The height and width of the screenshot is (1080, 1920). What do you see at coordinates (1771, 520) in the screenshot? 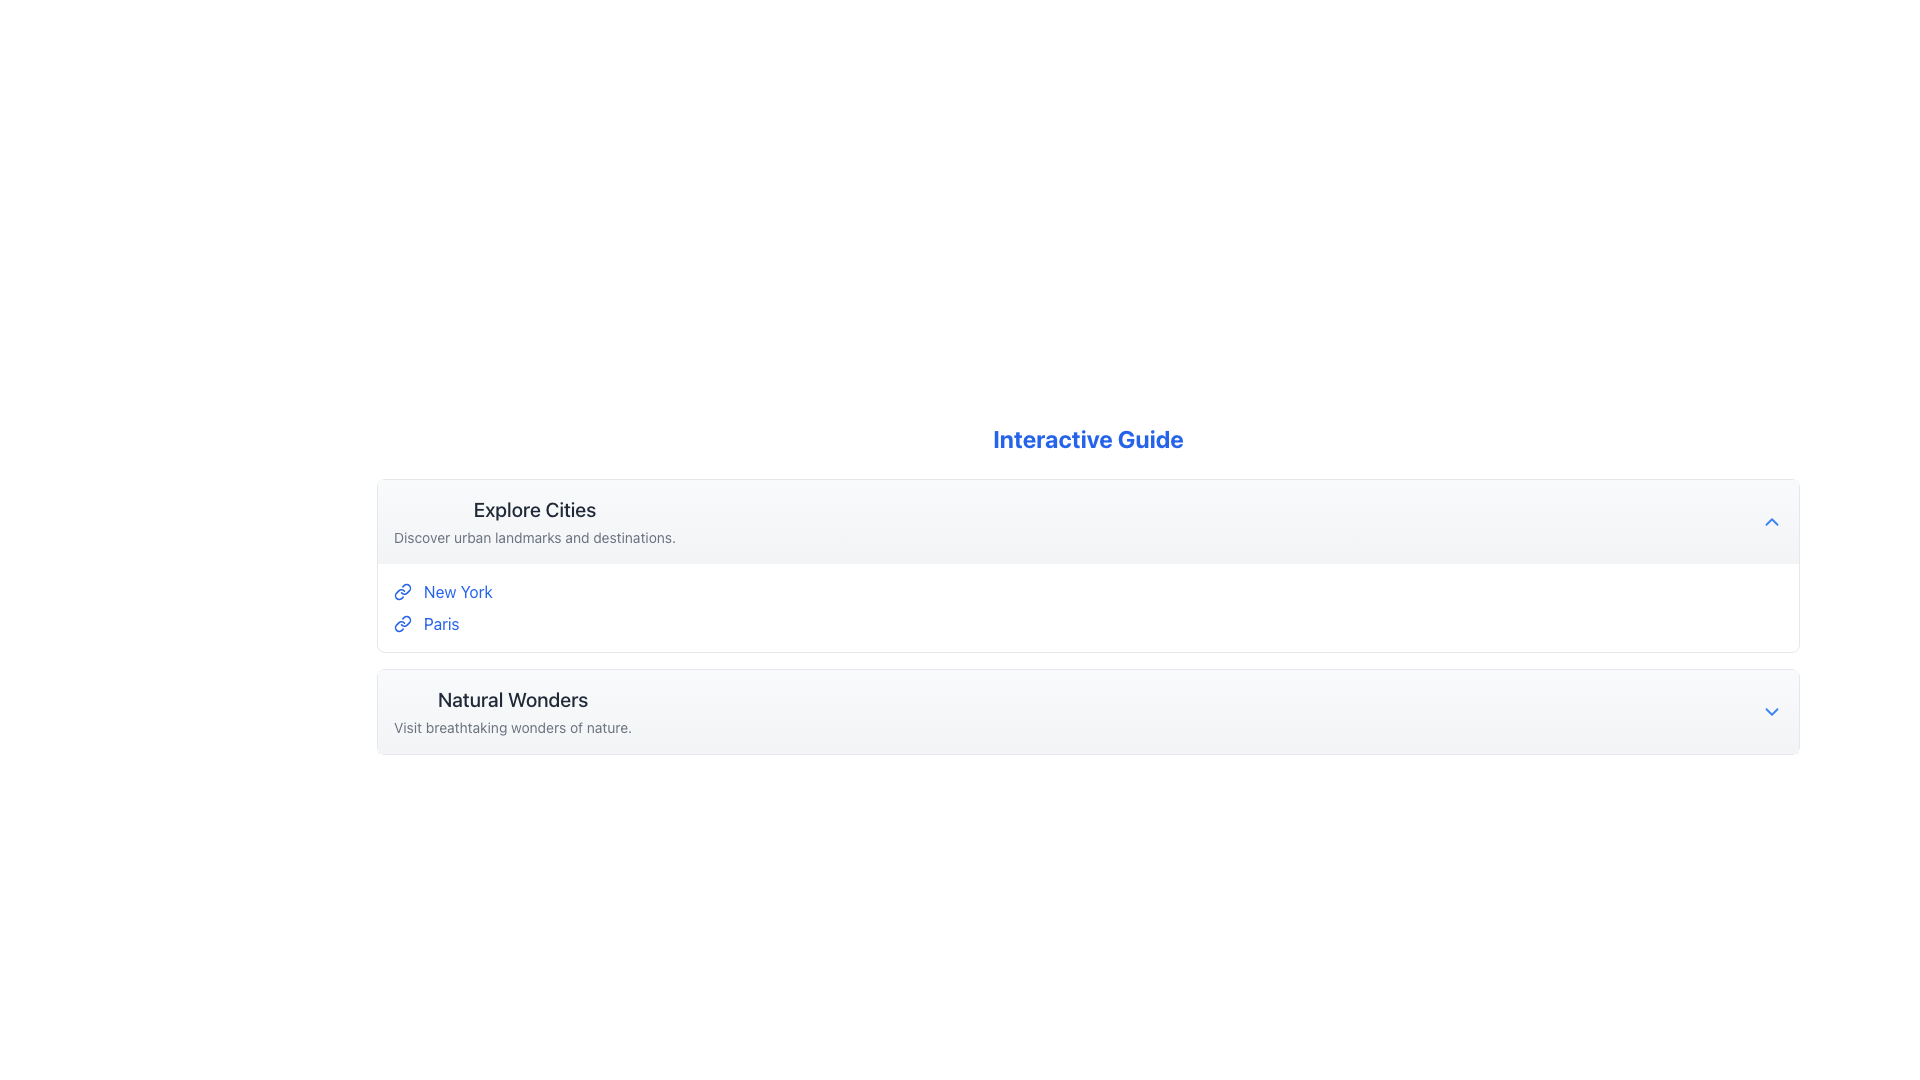
I see `the Icon button located at the top right corner of the 'Explore Cities' card` at bounding box center [1771, 520].